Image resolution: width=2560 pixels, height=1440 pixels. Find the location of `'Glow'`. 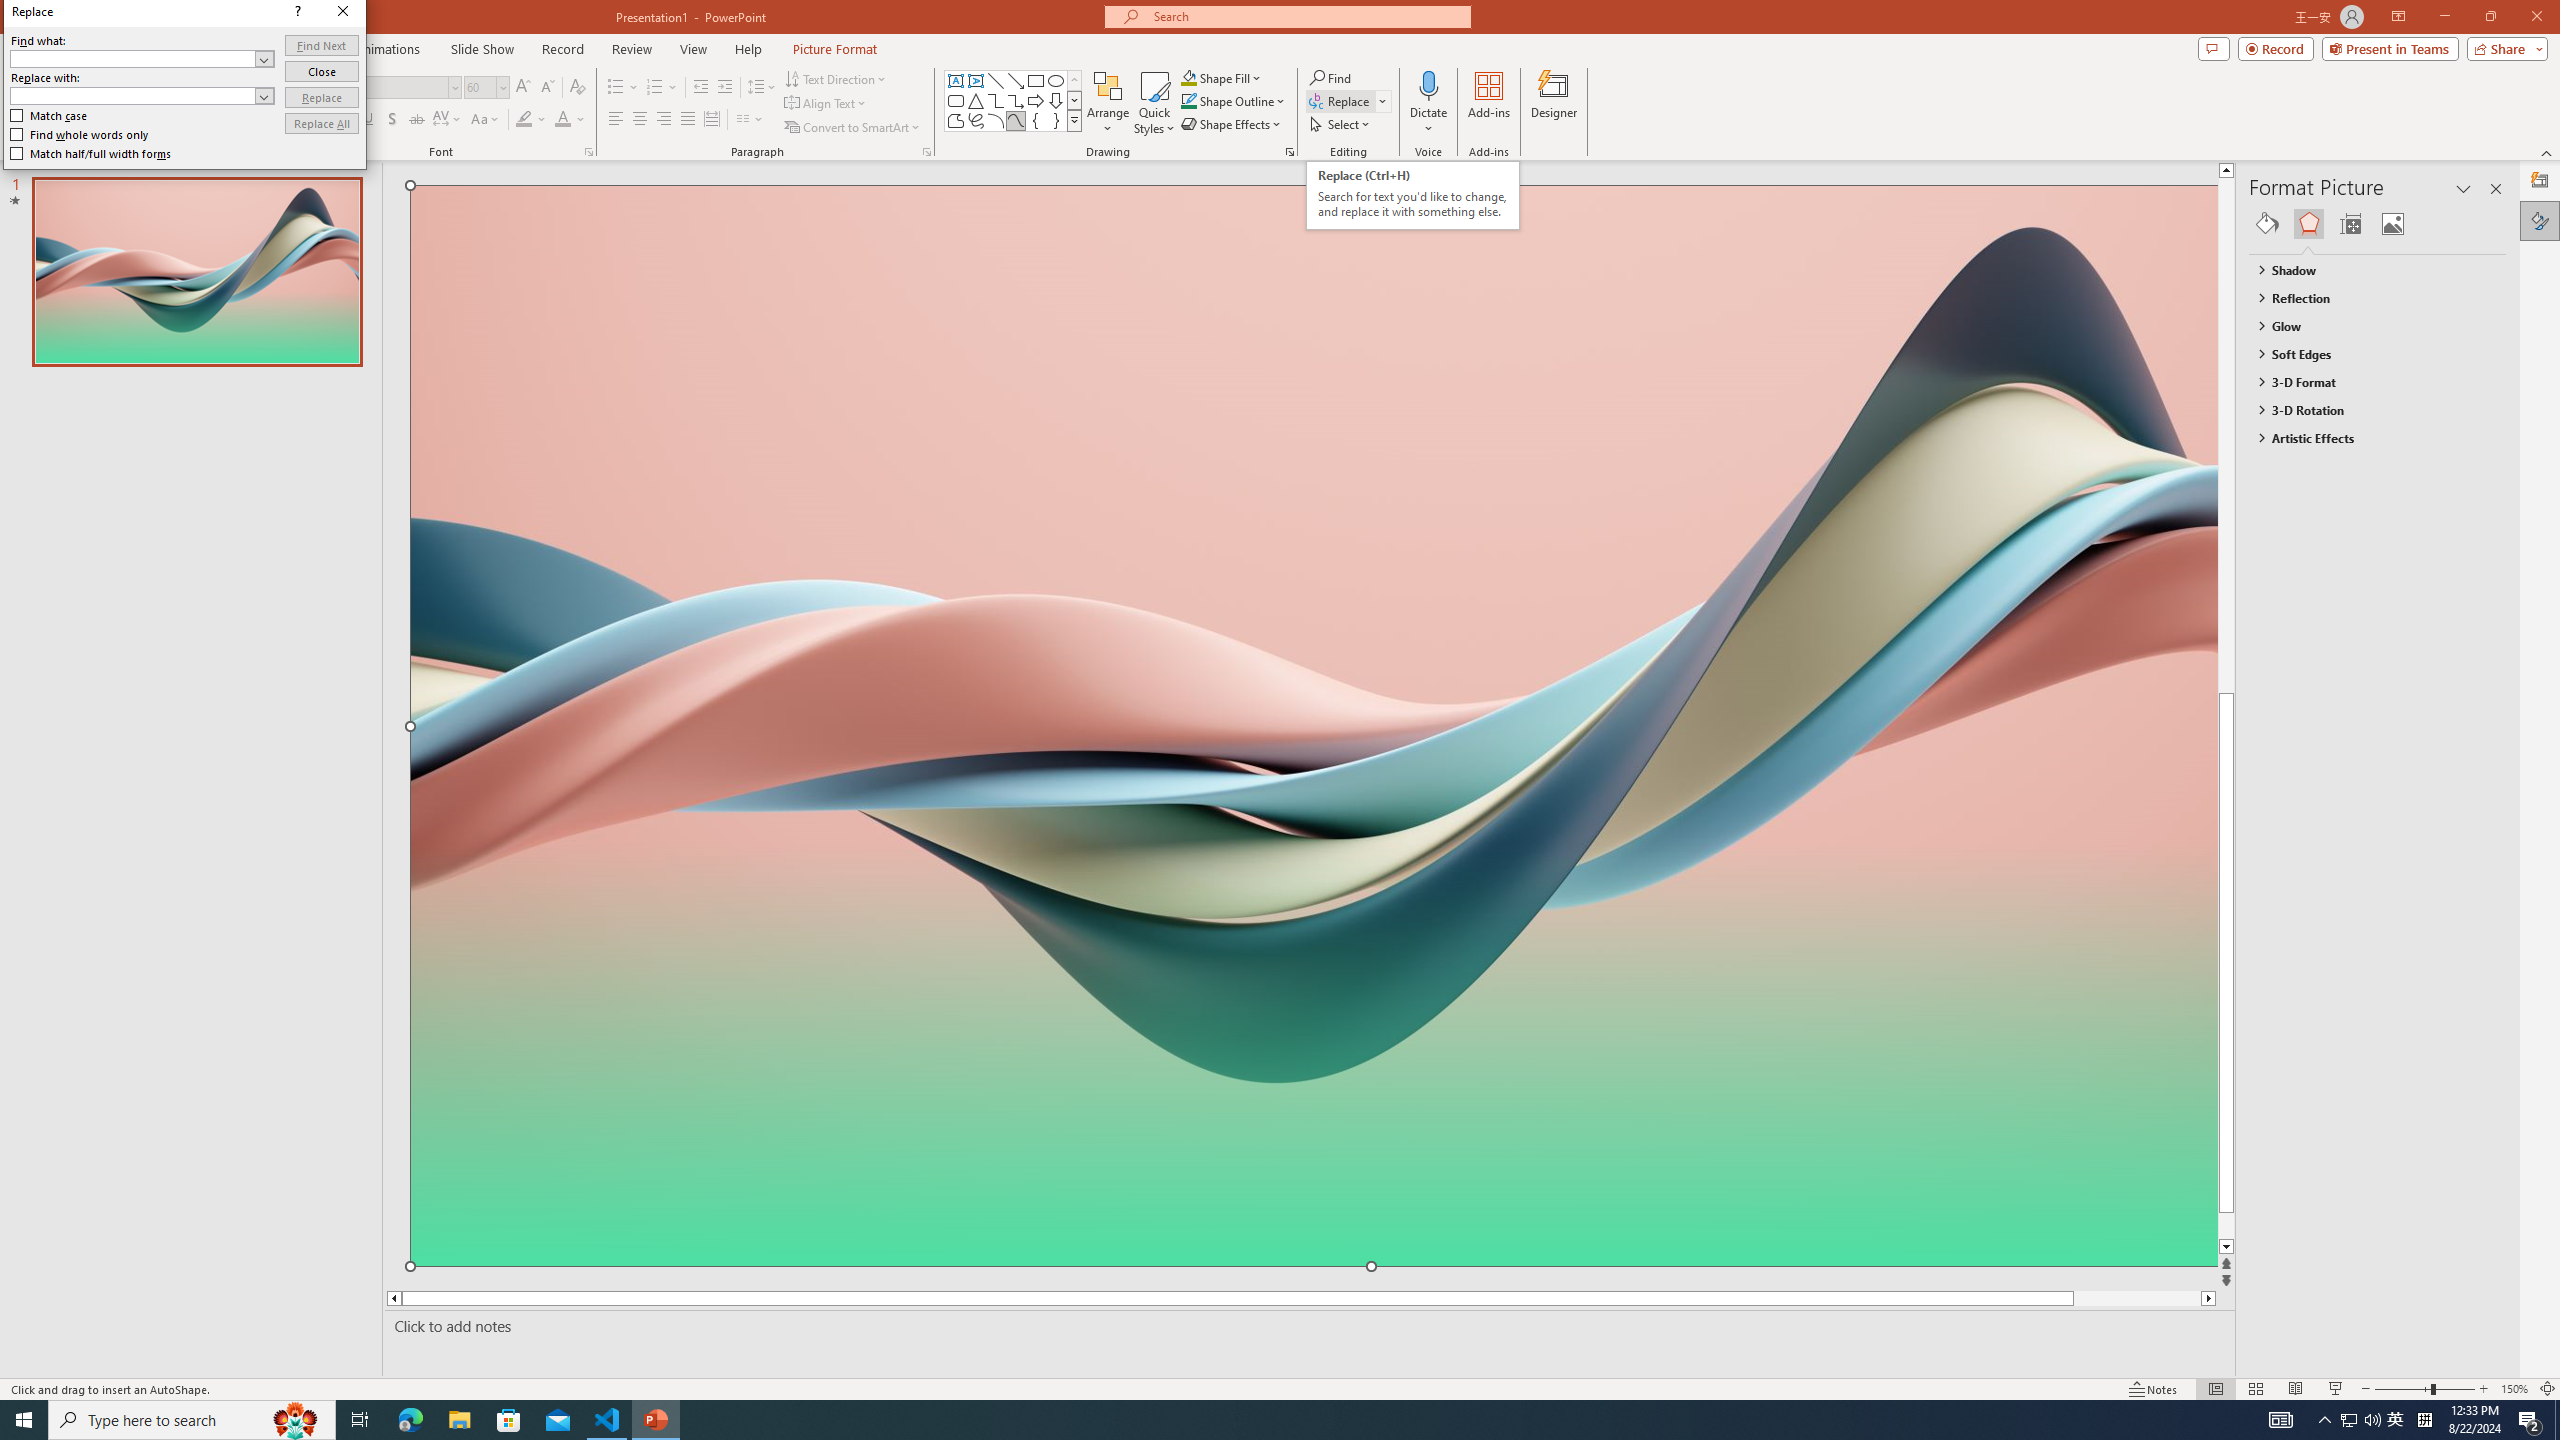

'Glow' is located at coordinates (2368, 325).